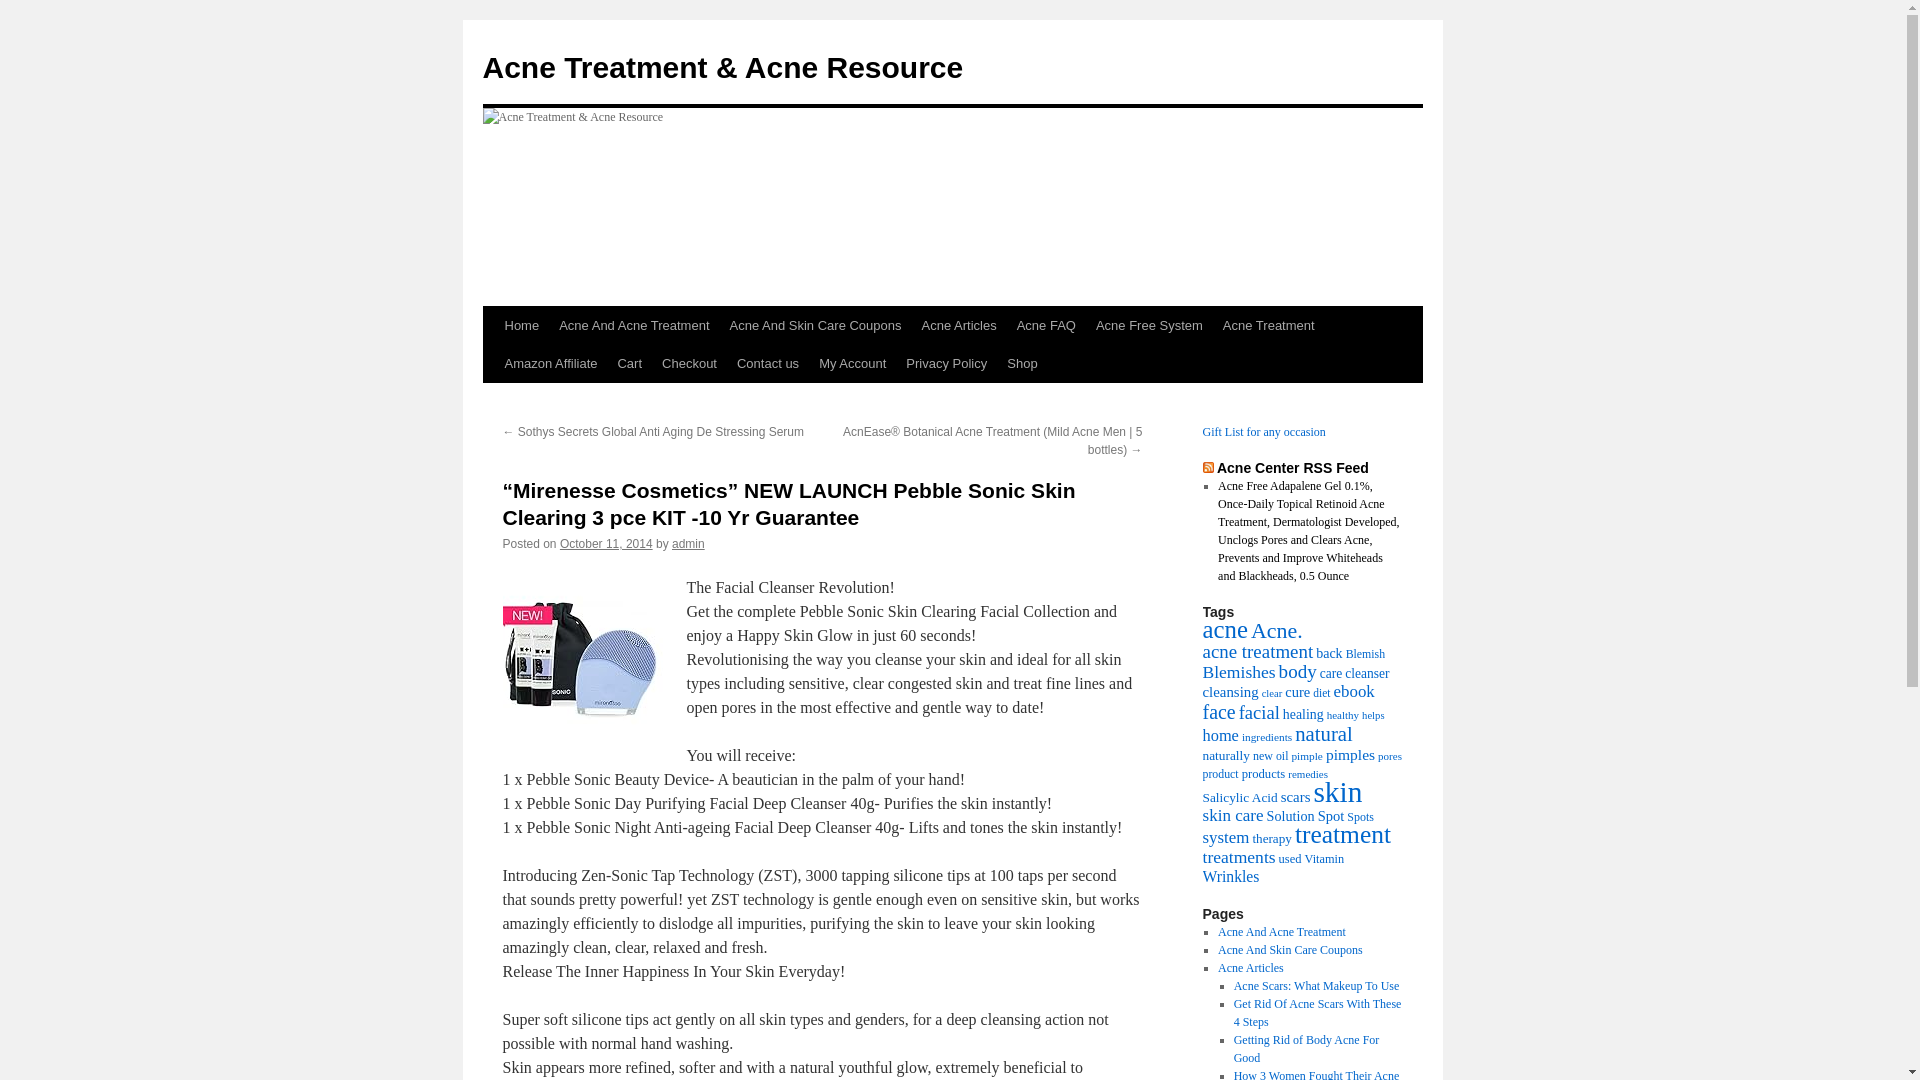 The width and height of the screenshot is (1920, 1080). I want to click on 'Vitamin', so click(1305, 858).